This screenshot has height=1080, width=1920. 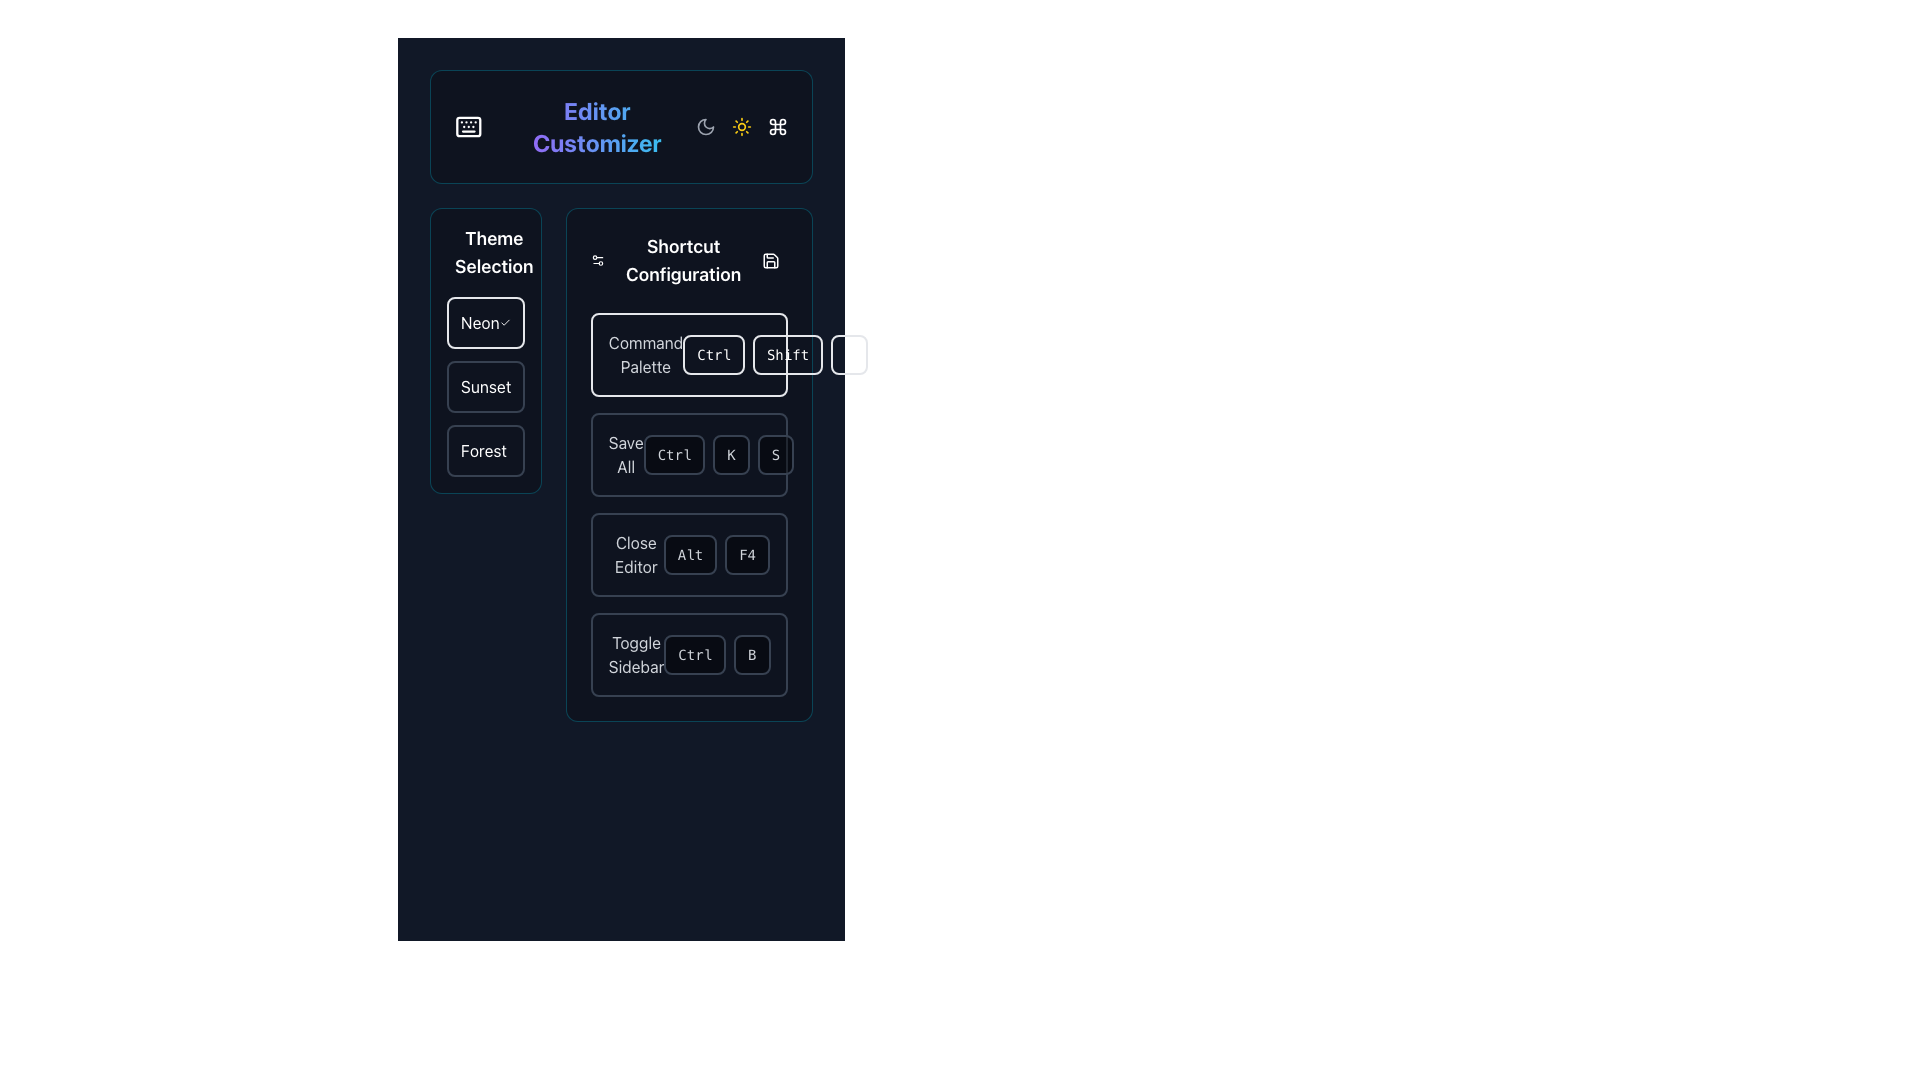 I want to click on the Checkmark icon indicating the 'Neon' theme in the theme selection menu, located to the right of the text 'Neon', so click(x=505, y=322).